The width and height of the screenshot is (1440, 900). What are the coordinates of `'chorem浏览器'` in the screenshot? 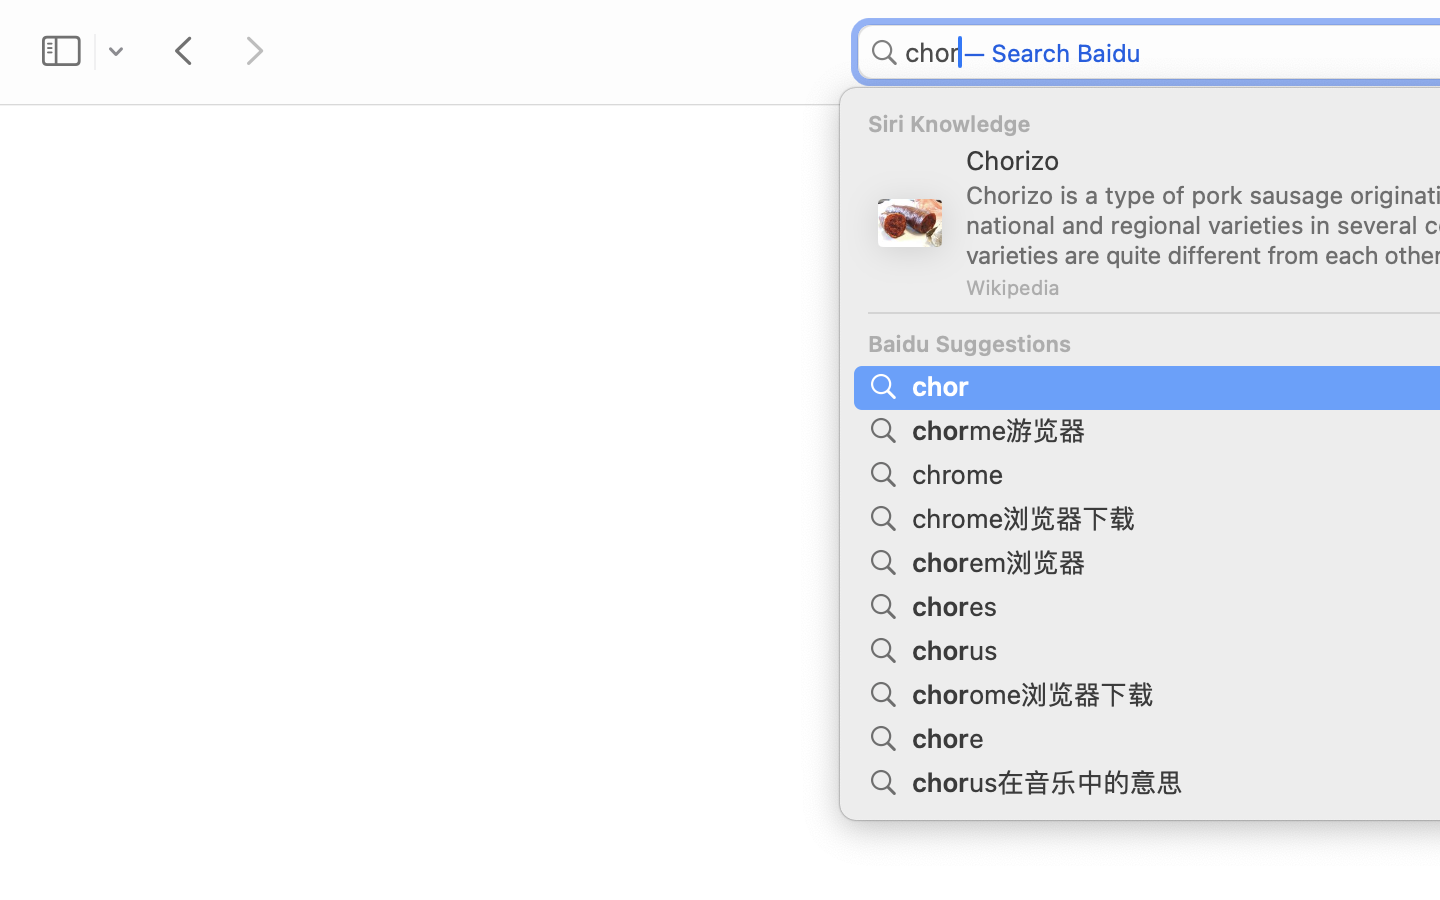 It's located at (1000, 558).